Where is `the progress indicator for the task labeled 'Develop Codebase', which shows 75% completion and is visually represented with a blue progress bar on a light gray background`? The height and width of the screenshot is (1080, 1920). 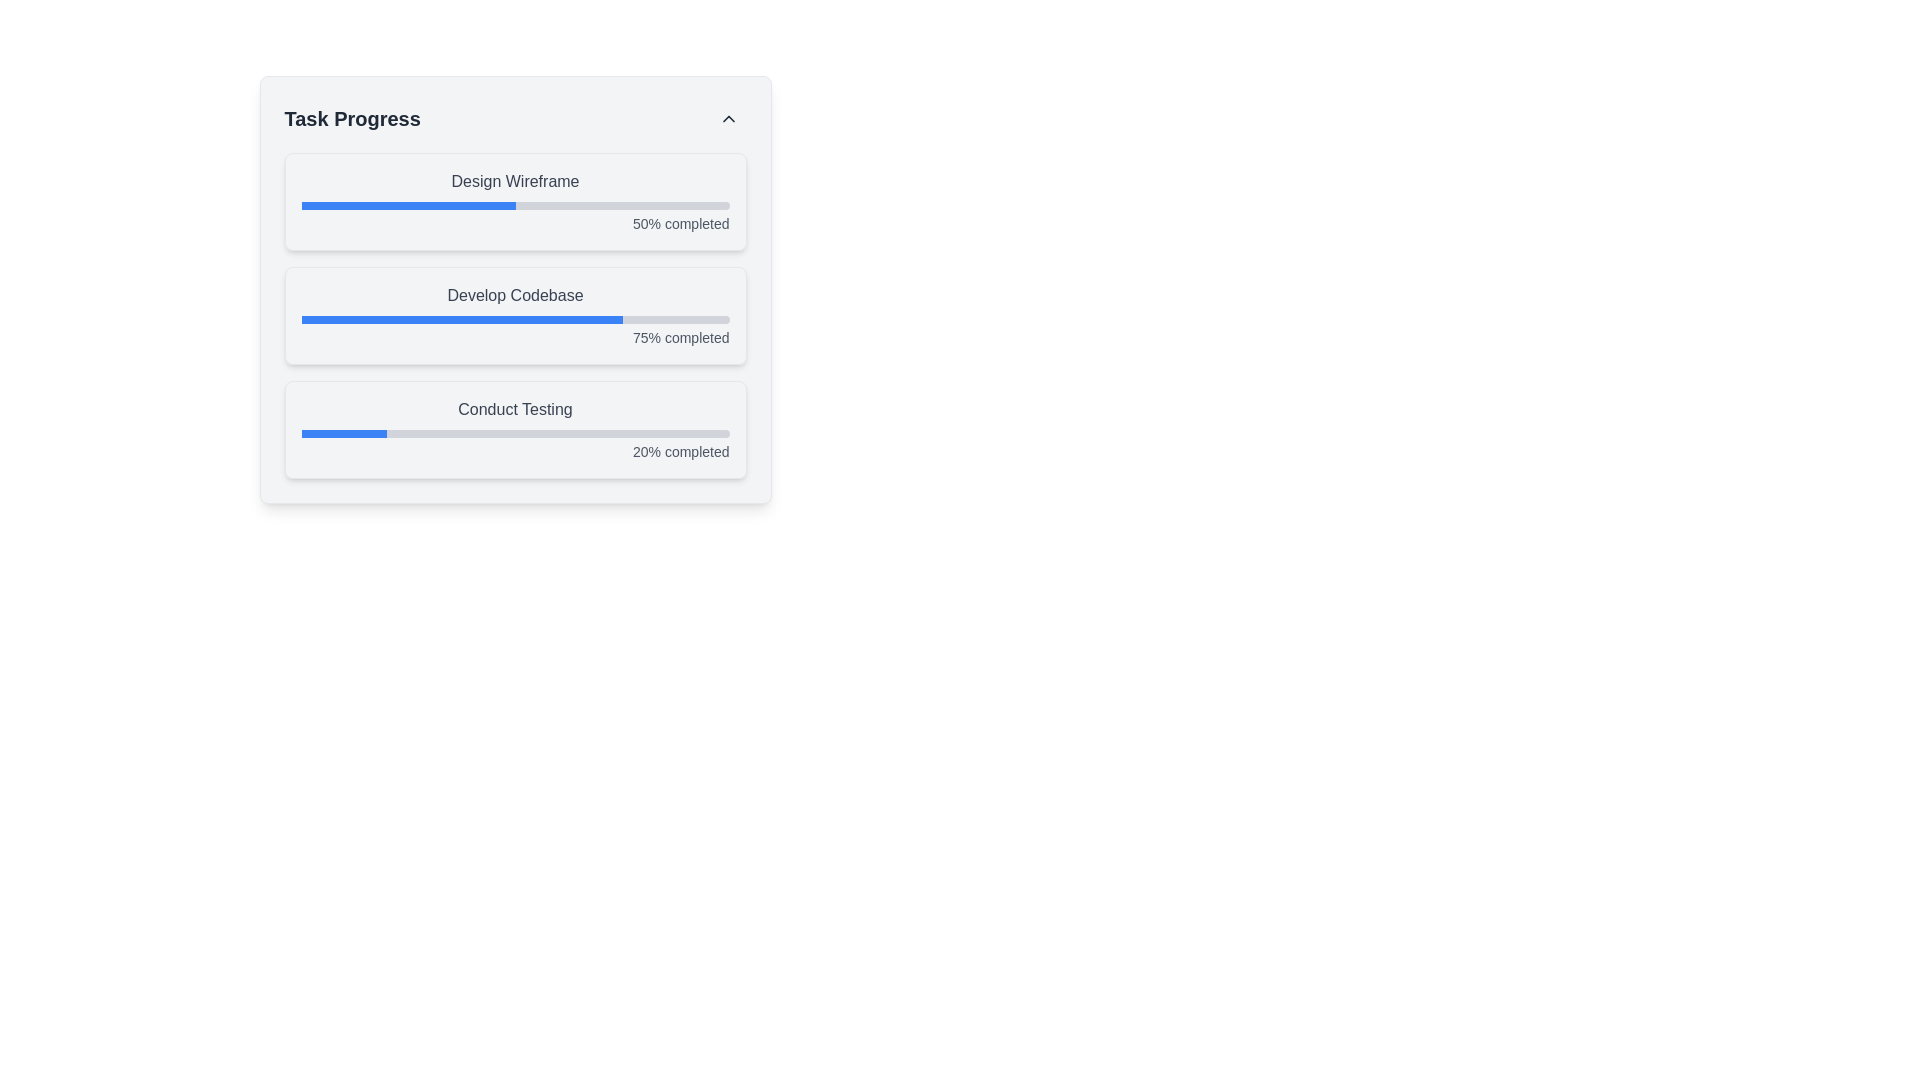
the progress indicator for the task labeled 'Develop Codebase', which shows 75% completion and is visually represented with a blue progress bar on a light gray background is located at coordinates (515, 315).